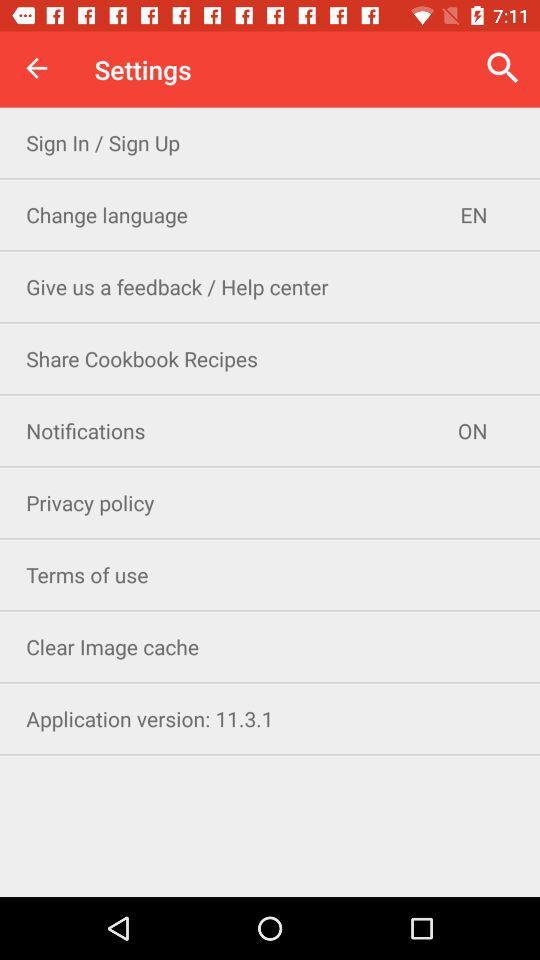  What do you see at coordinates (270, 645) in the screenshot?
I see `clear image cache` at bounding box center [270, 645].